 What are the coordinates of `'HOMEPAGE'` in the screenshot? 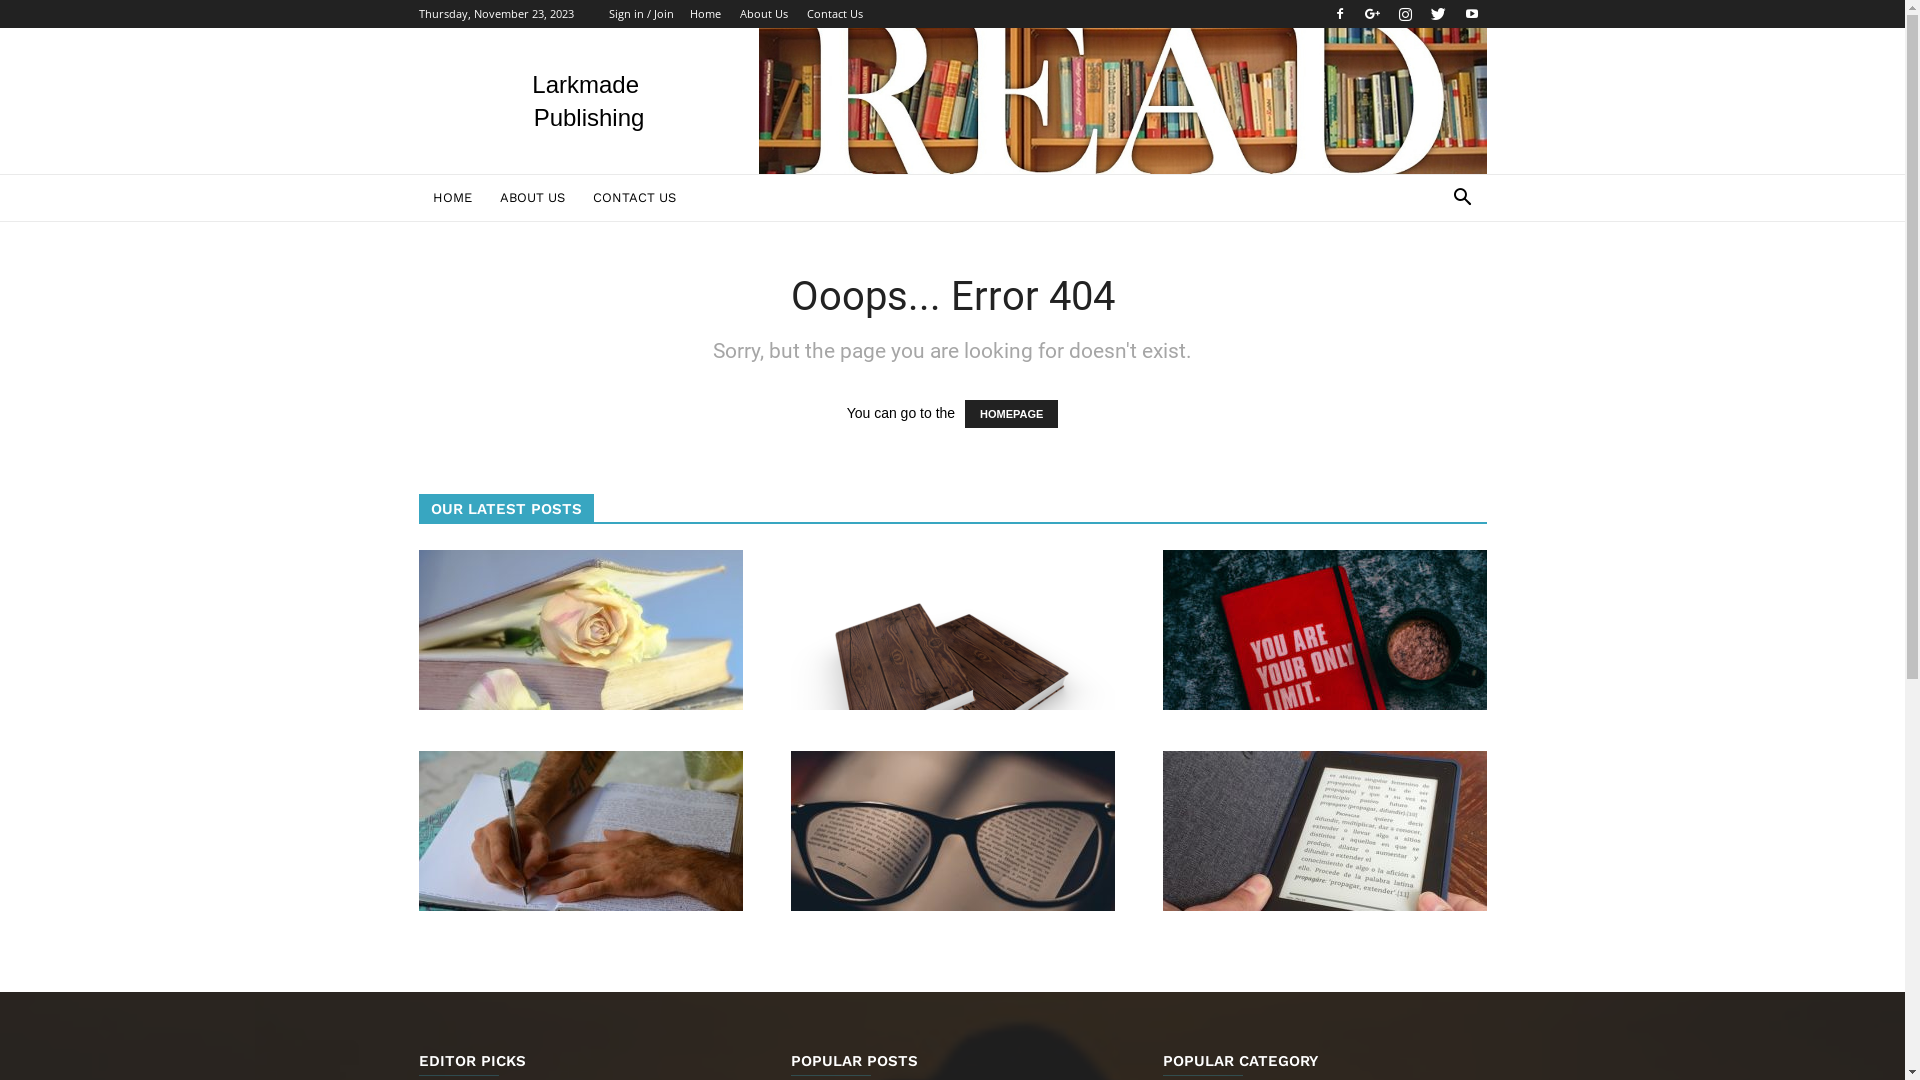 It's located at (964, 412).